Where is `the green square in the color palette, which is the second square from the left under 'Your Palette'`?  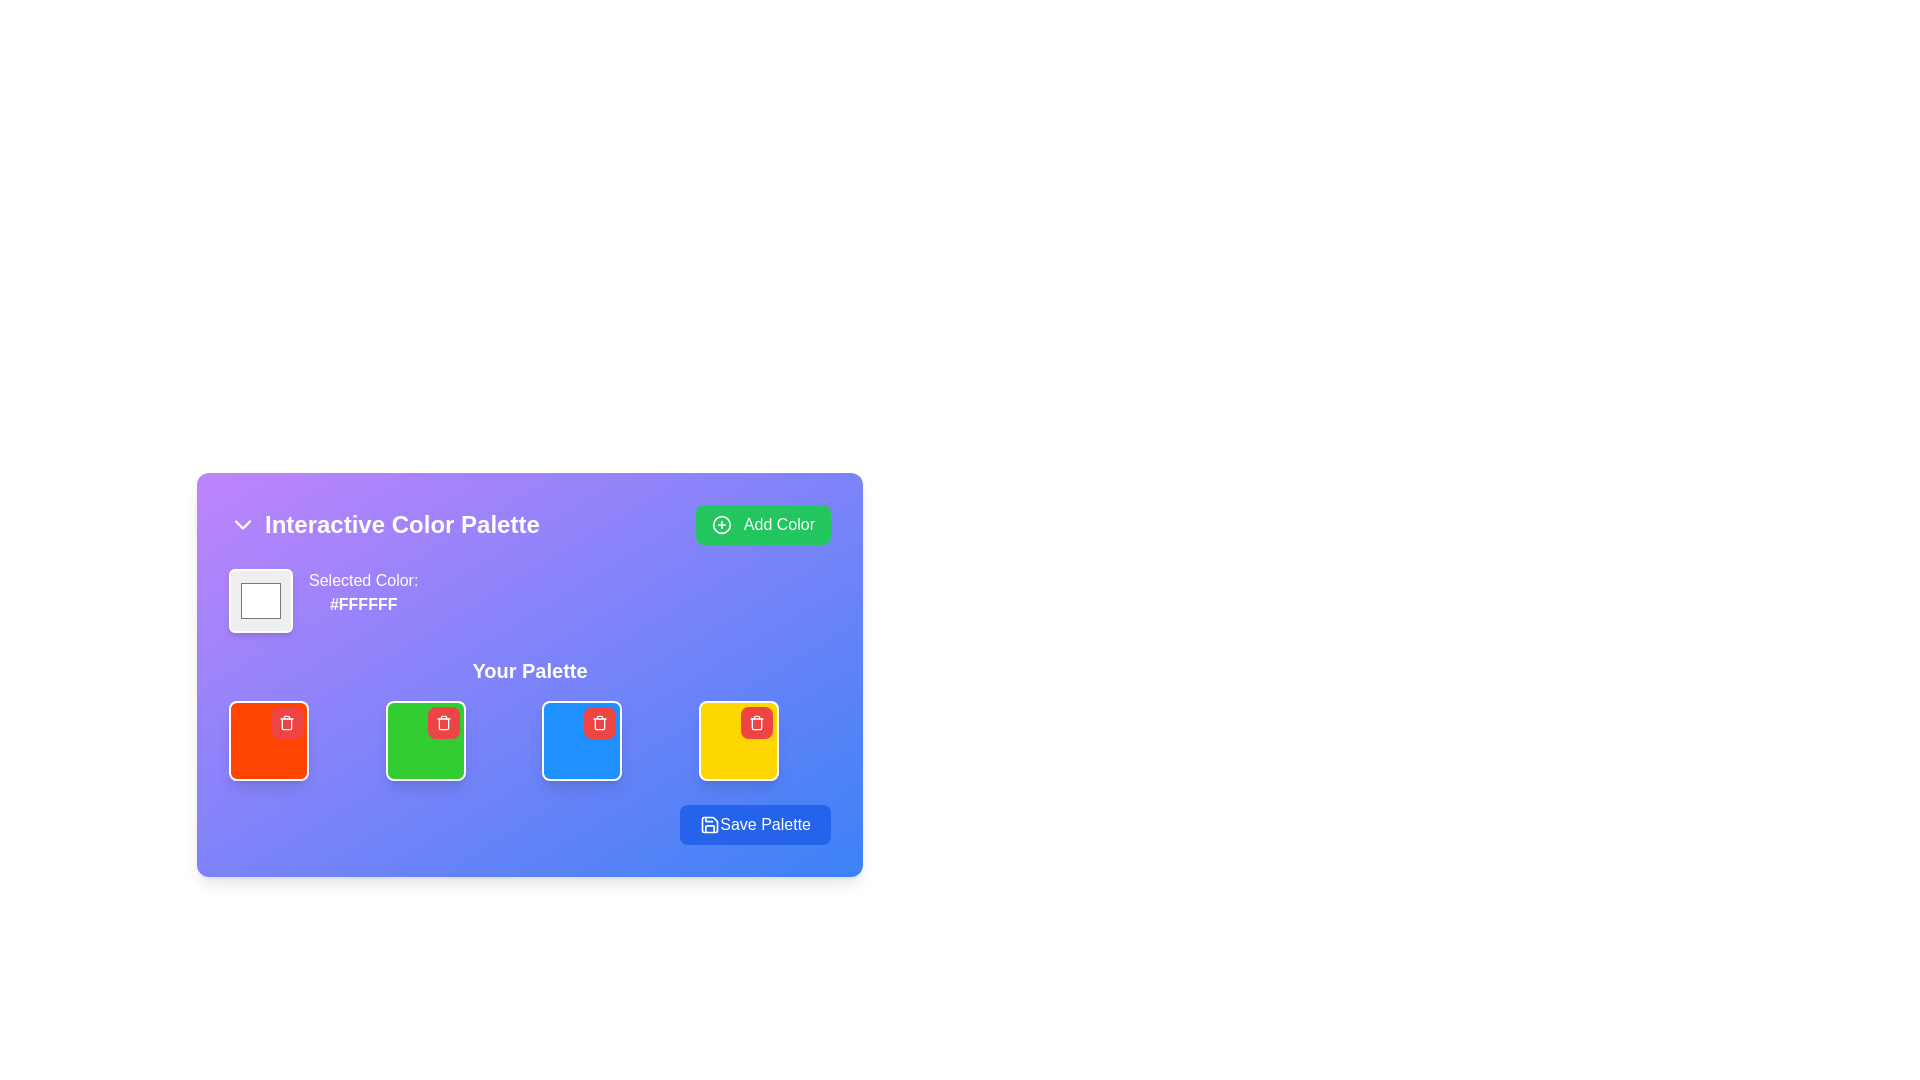 the green square in the color palette, which is the second square from the left under 'Your Palette' is located at coordinates (424, 740).